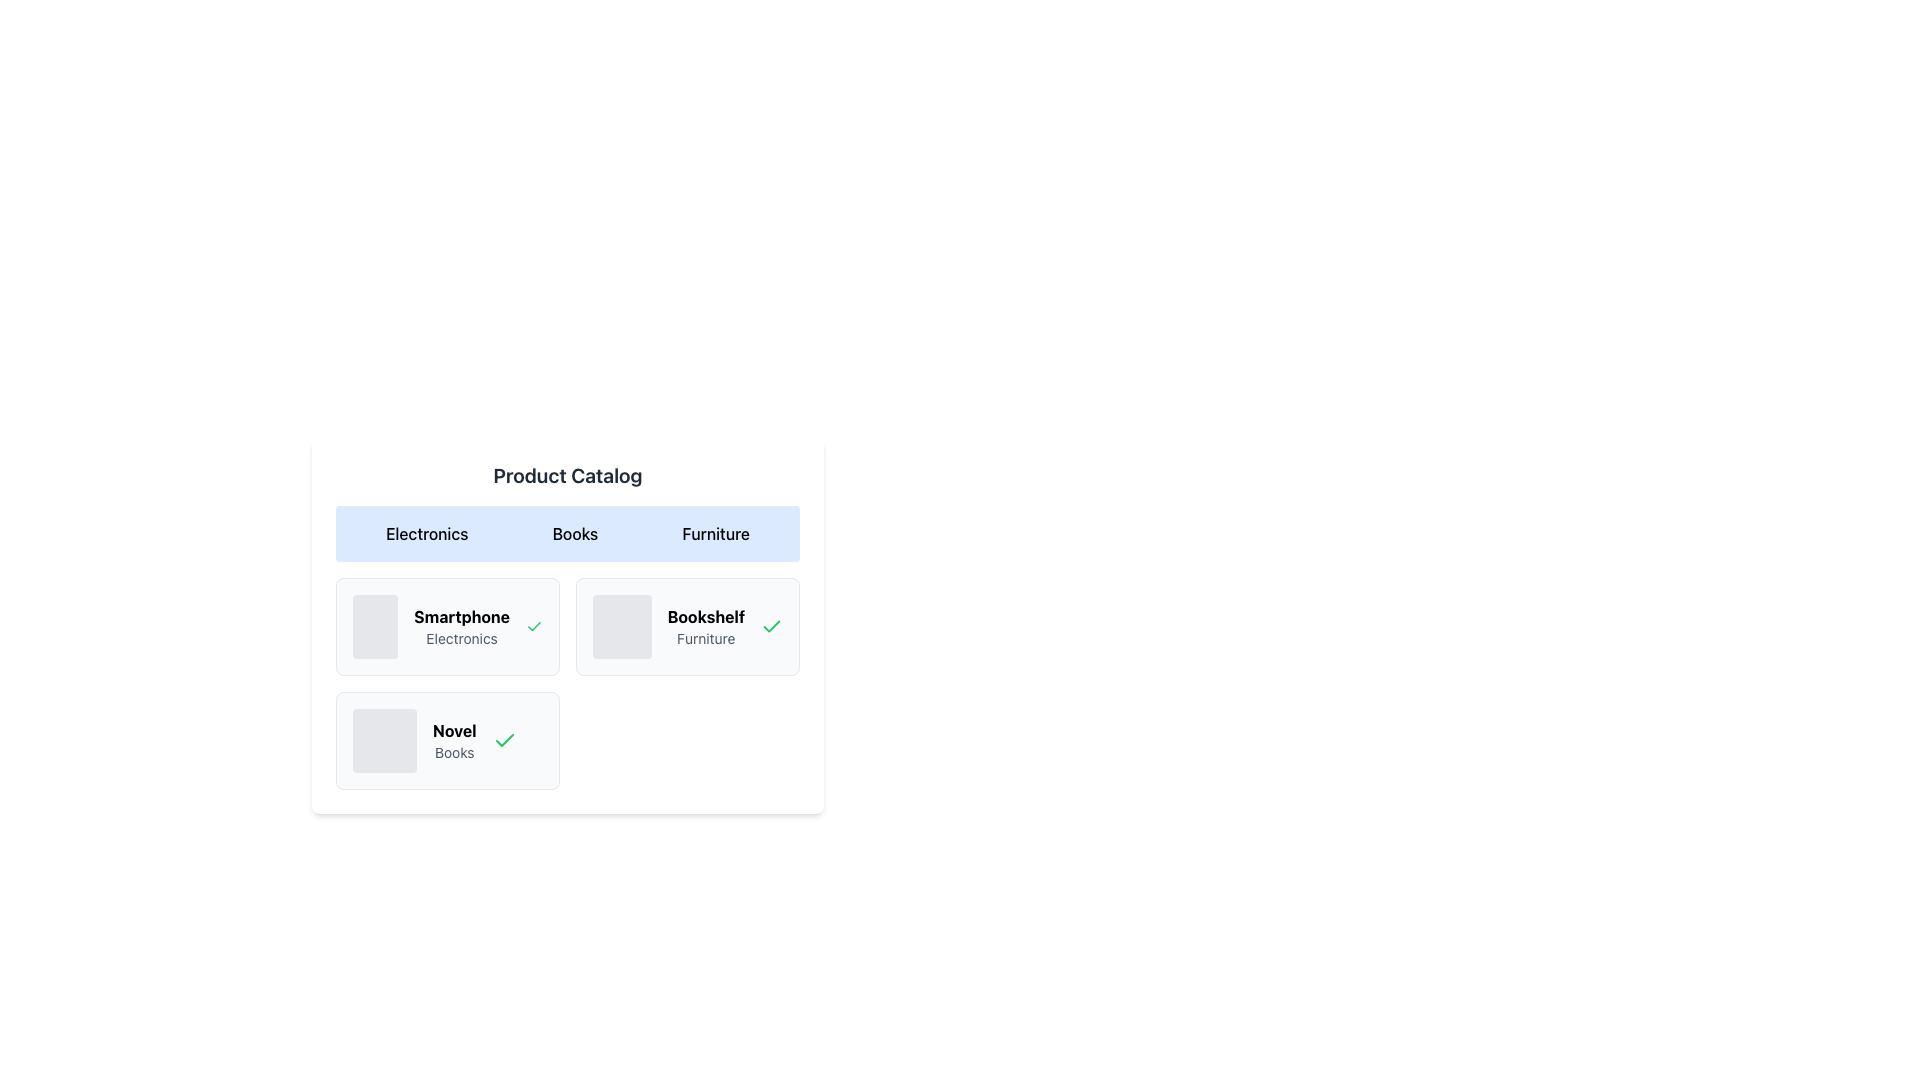 The image size is (1920, 1080). Describe the element at coordinates (706, 639) in the screenshot. I see `text label displaying 'Furniture' which is styled in gray color and positioned below the 'Bookshelf' label in a three-column grid layout` at that location.